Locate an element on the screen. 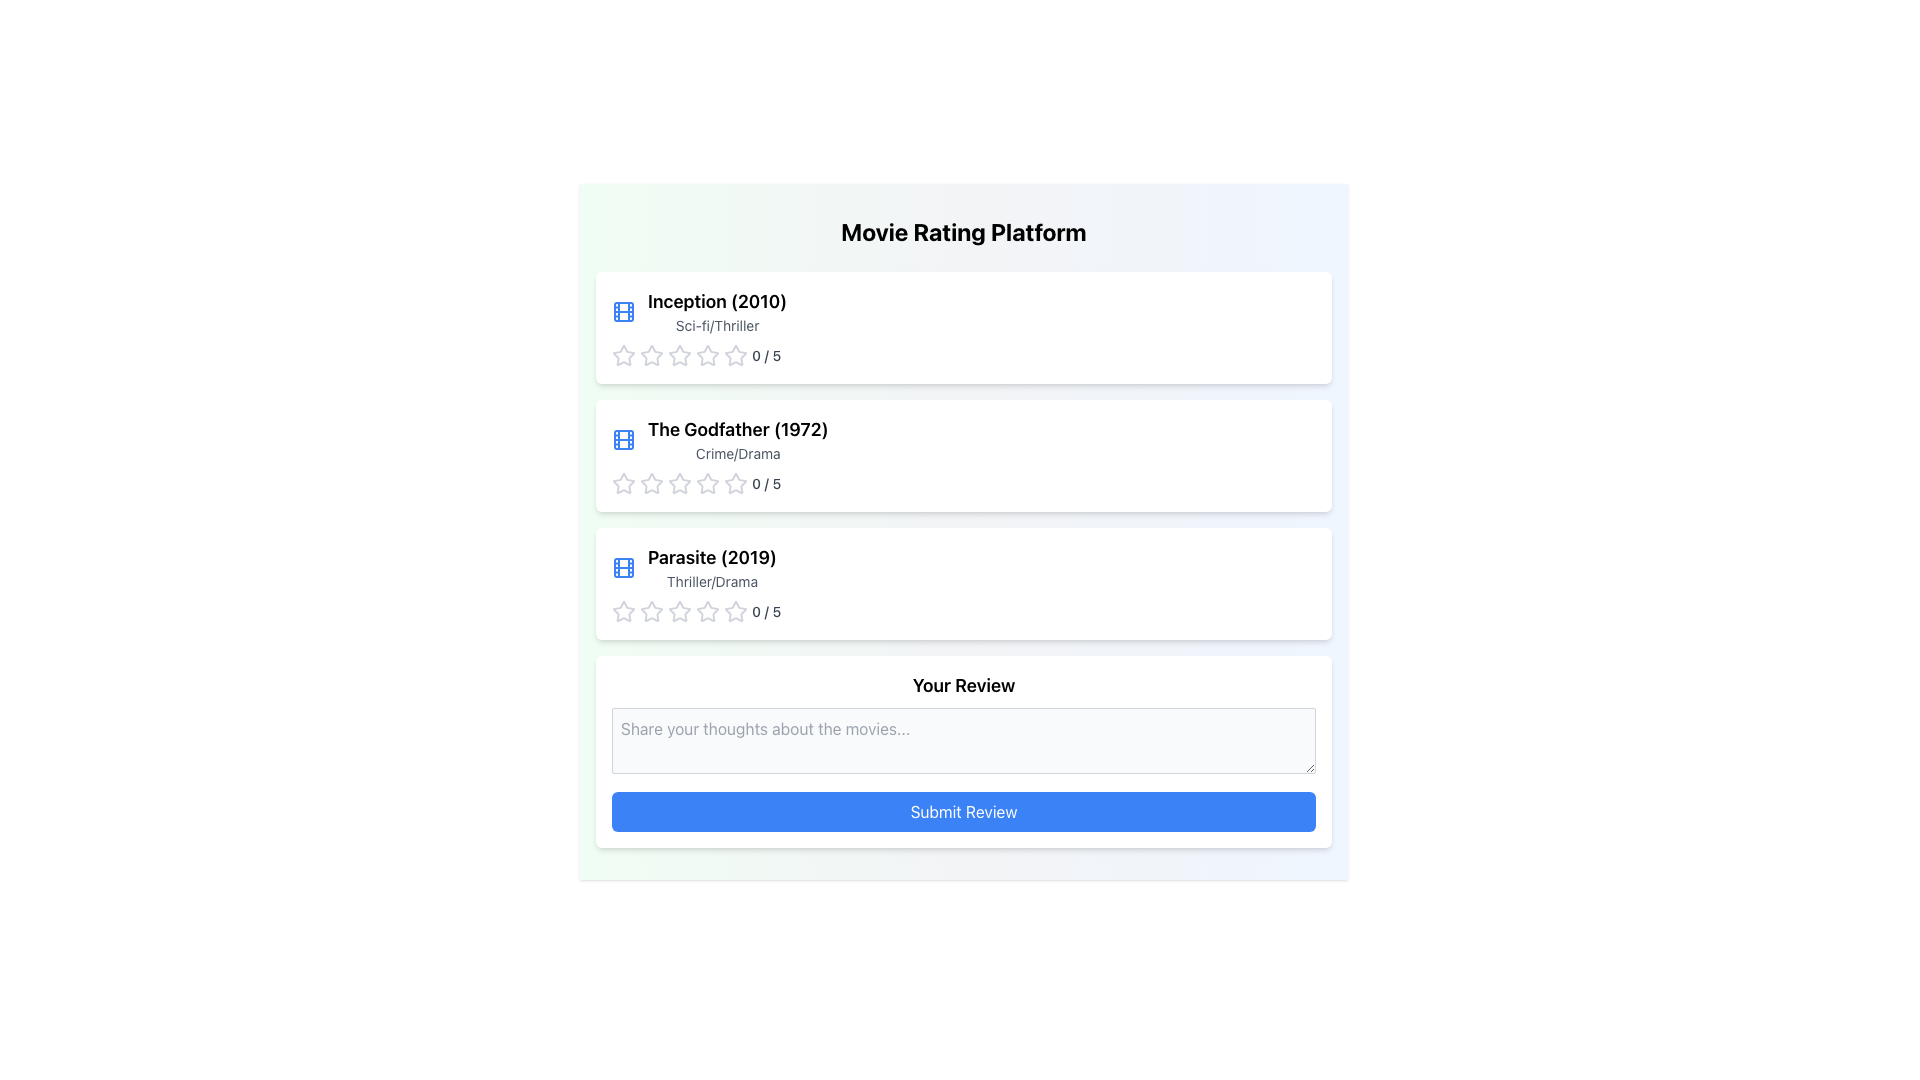 The image size is (1920, 1080). the text label that reads 'The Godfather (1972)', which is styled with a bold and large font and located as the second movie entry in the vertically stacked list is located at coordinates (737, 428).